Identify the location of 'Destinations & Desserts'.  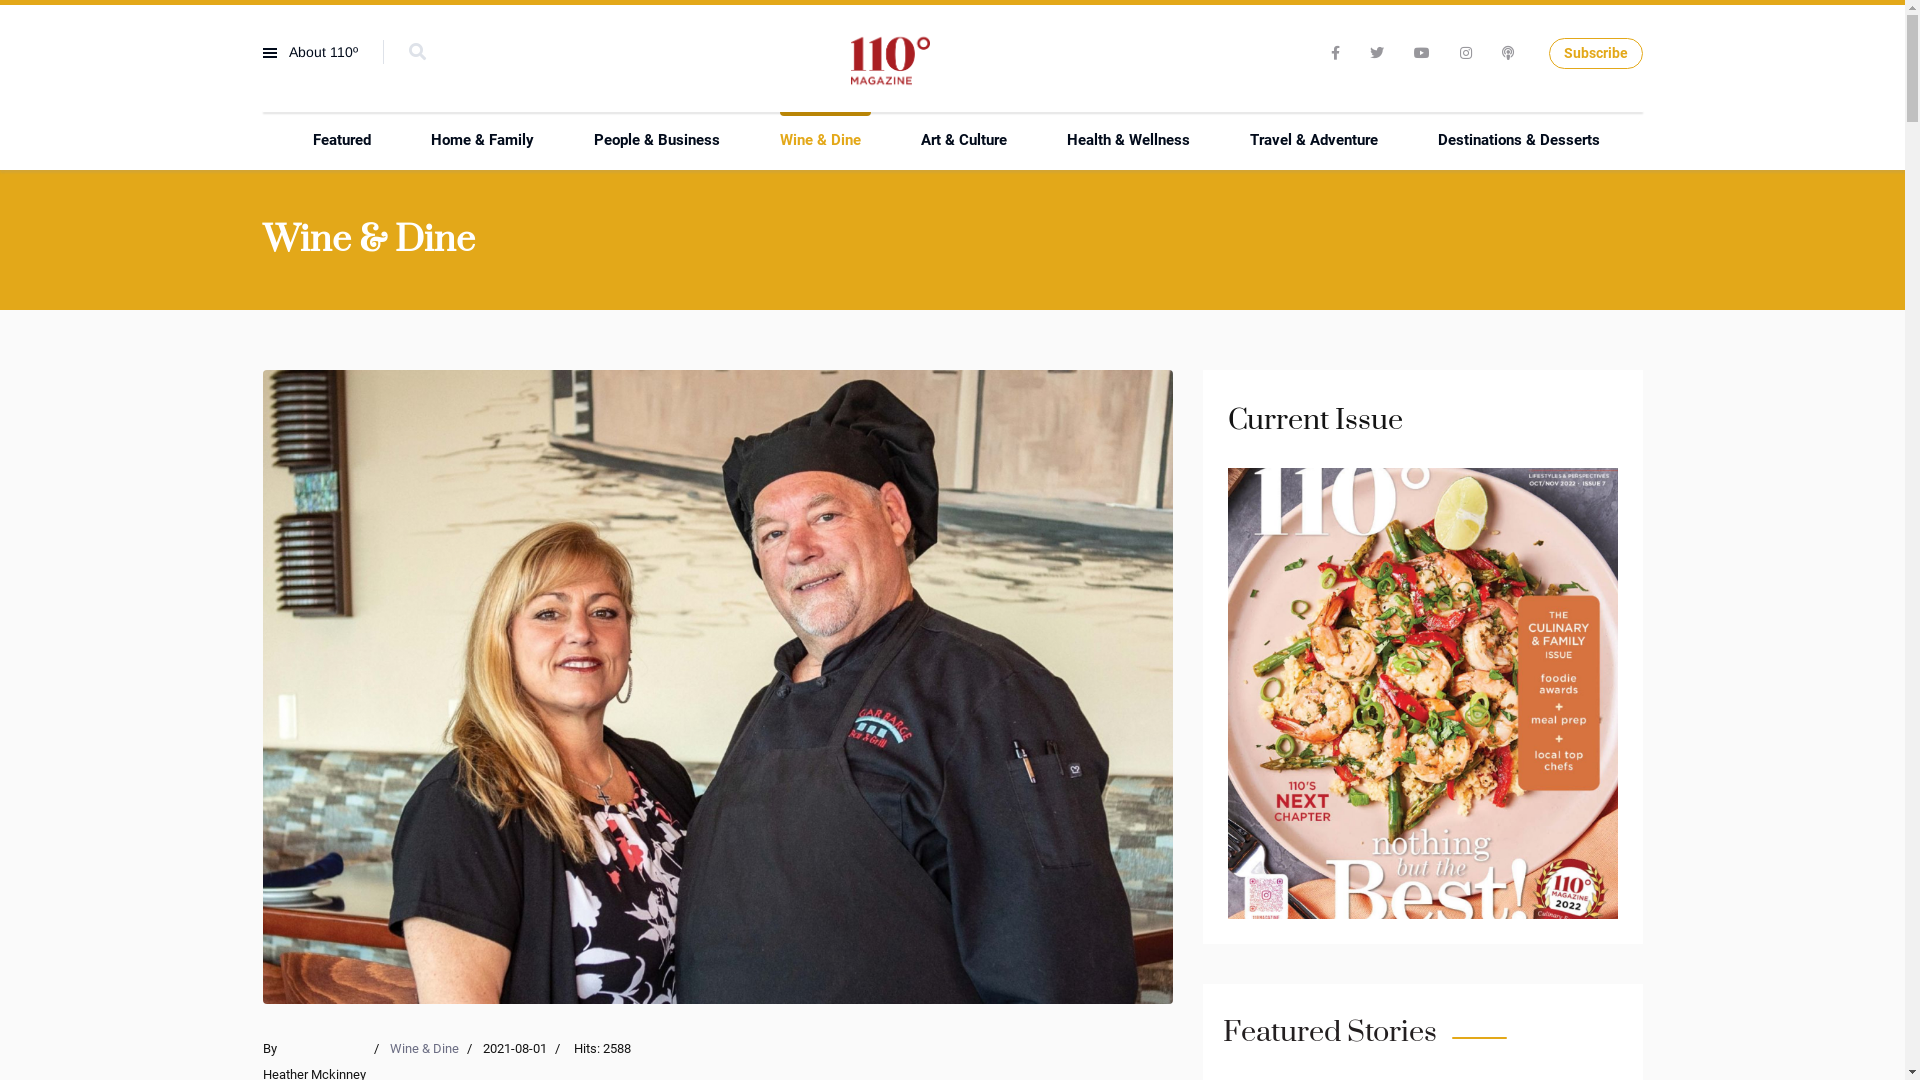
(1522, 138).